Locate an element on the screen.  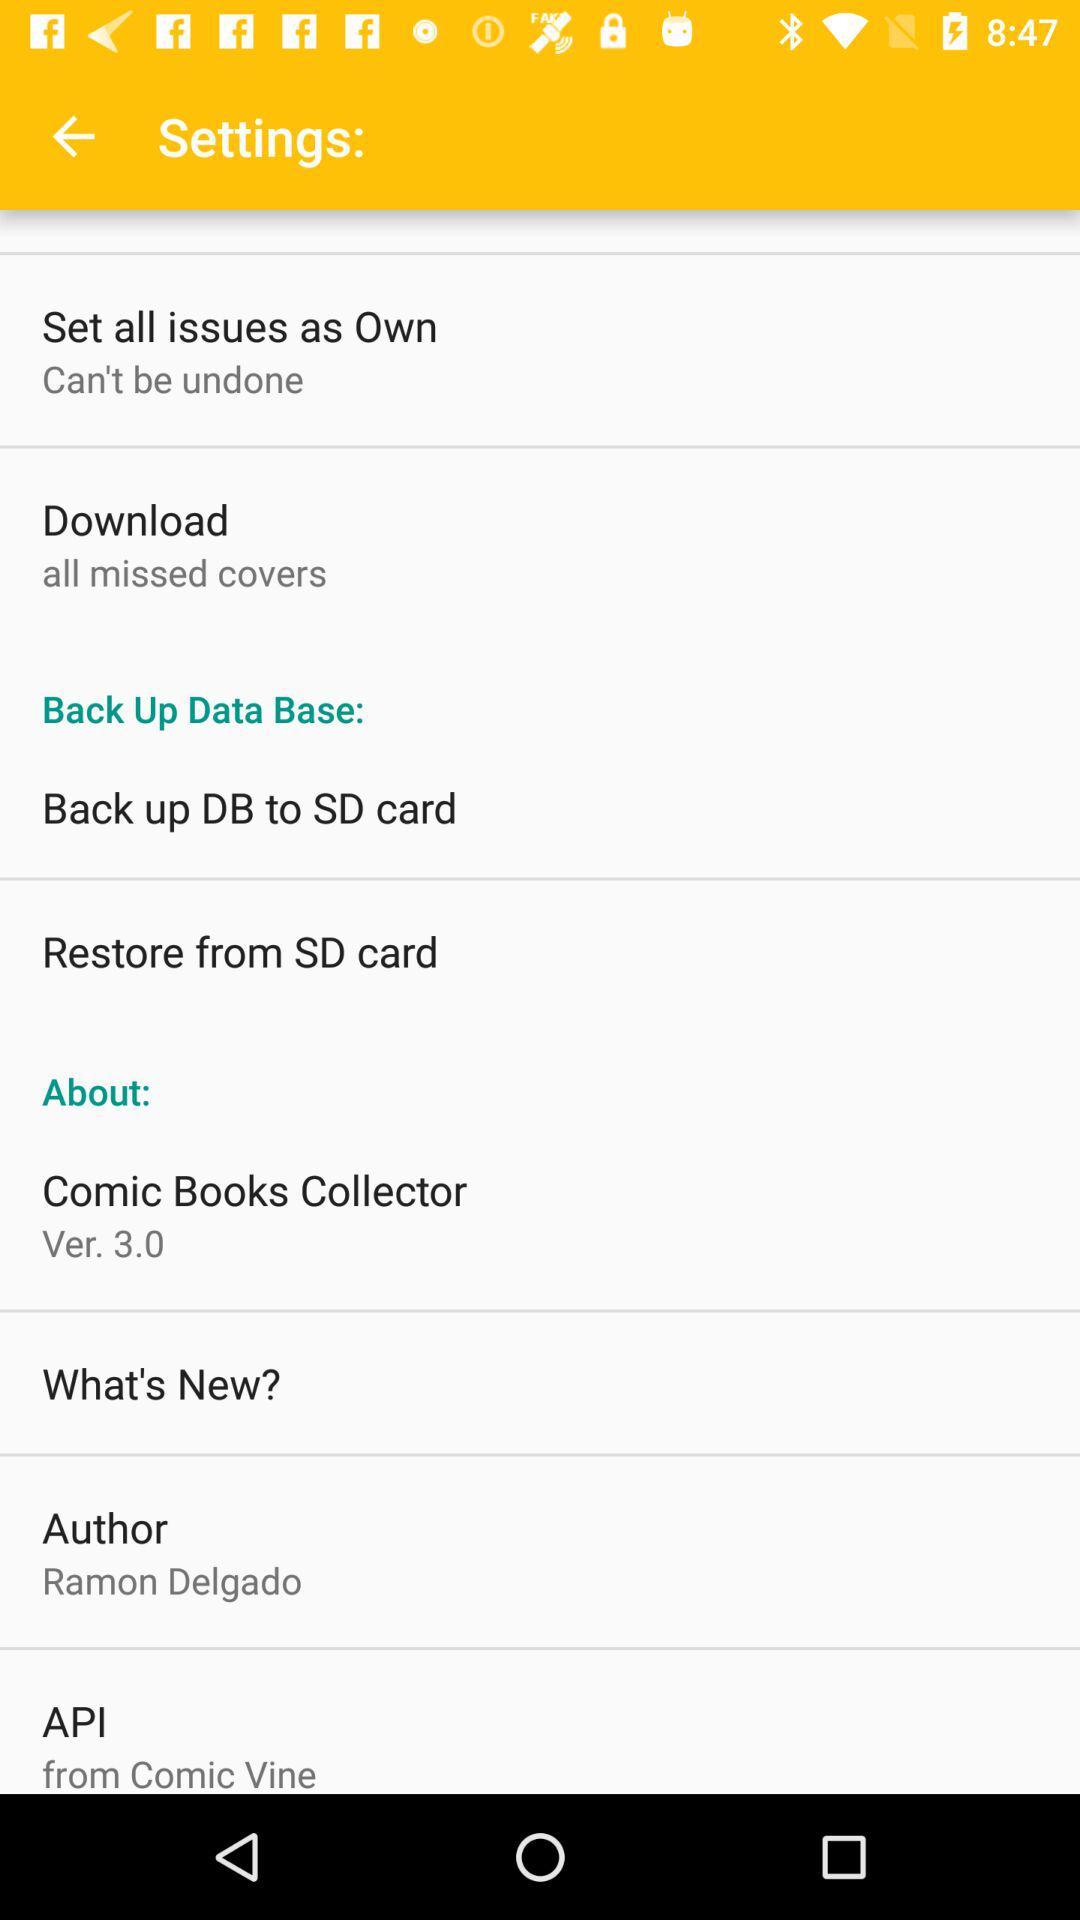
item above author item is located at coordinates (160, 1381).